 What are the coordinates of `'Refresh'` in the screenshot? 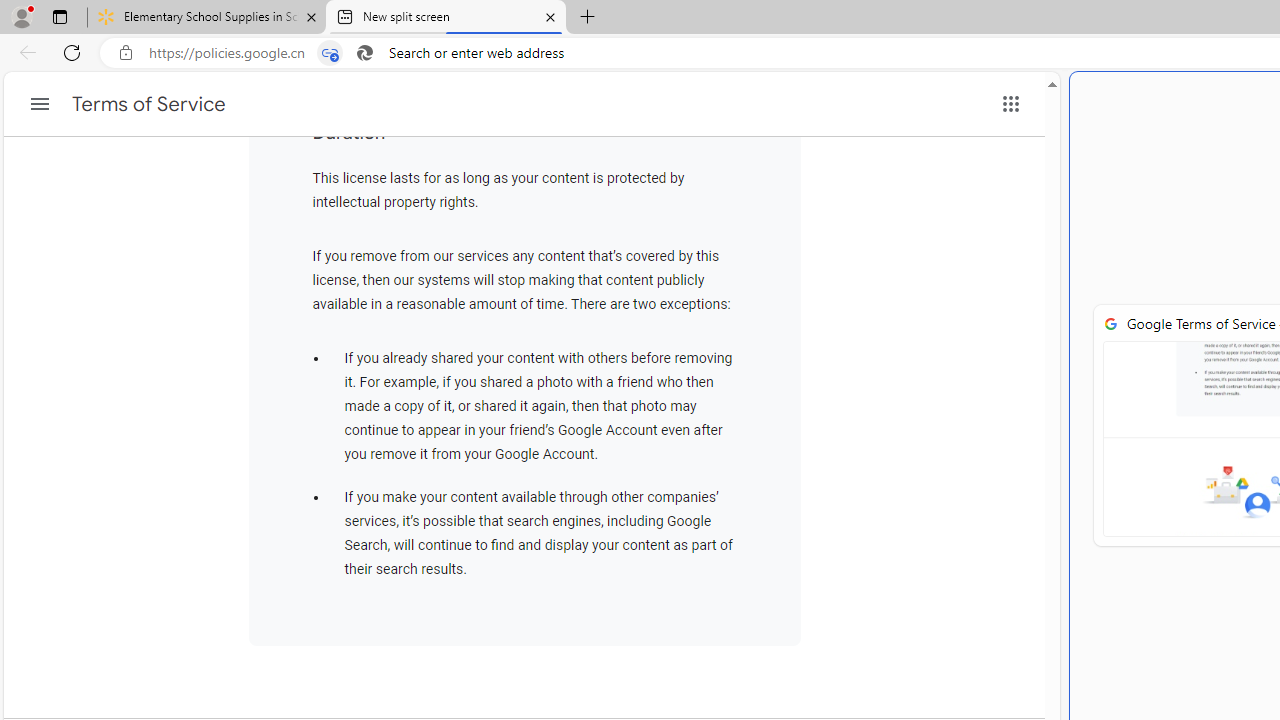 It's located at (72, 51).